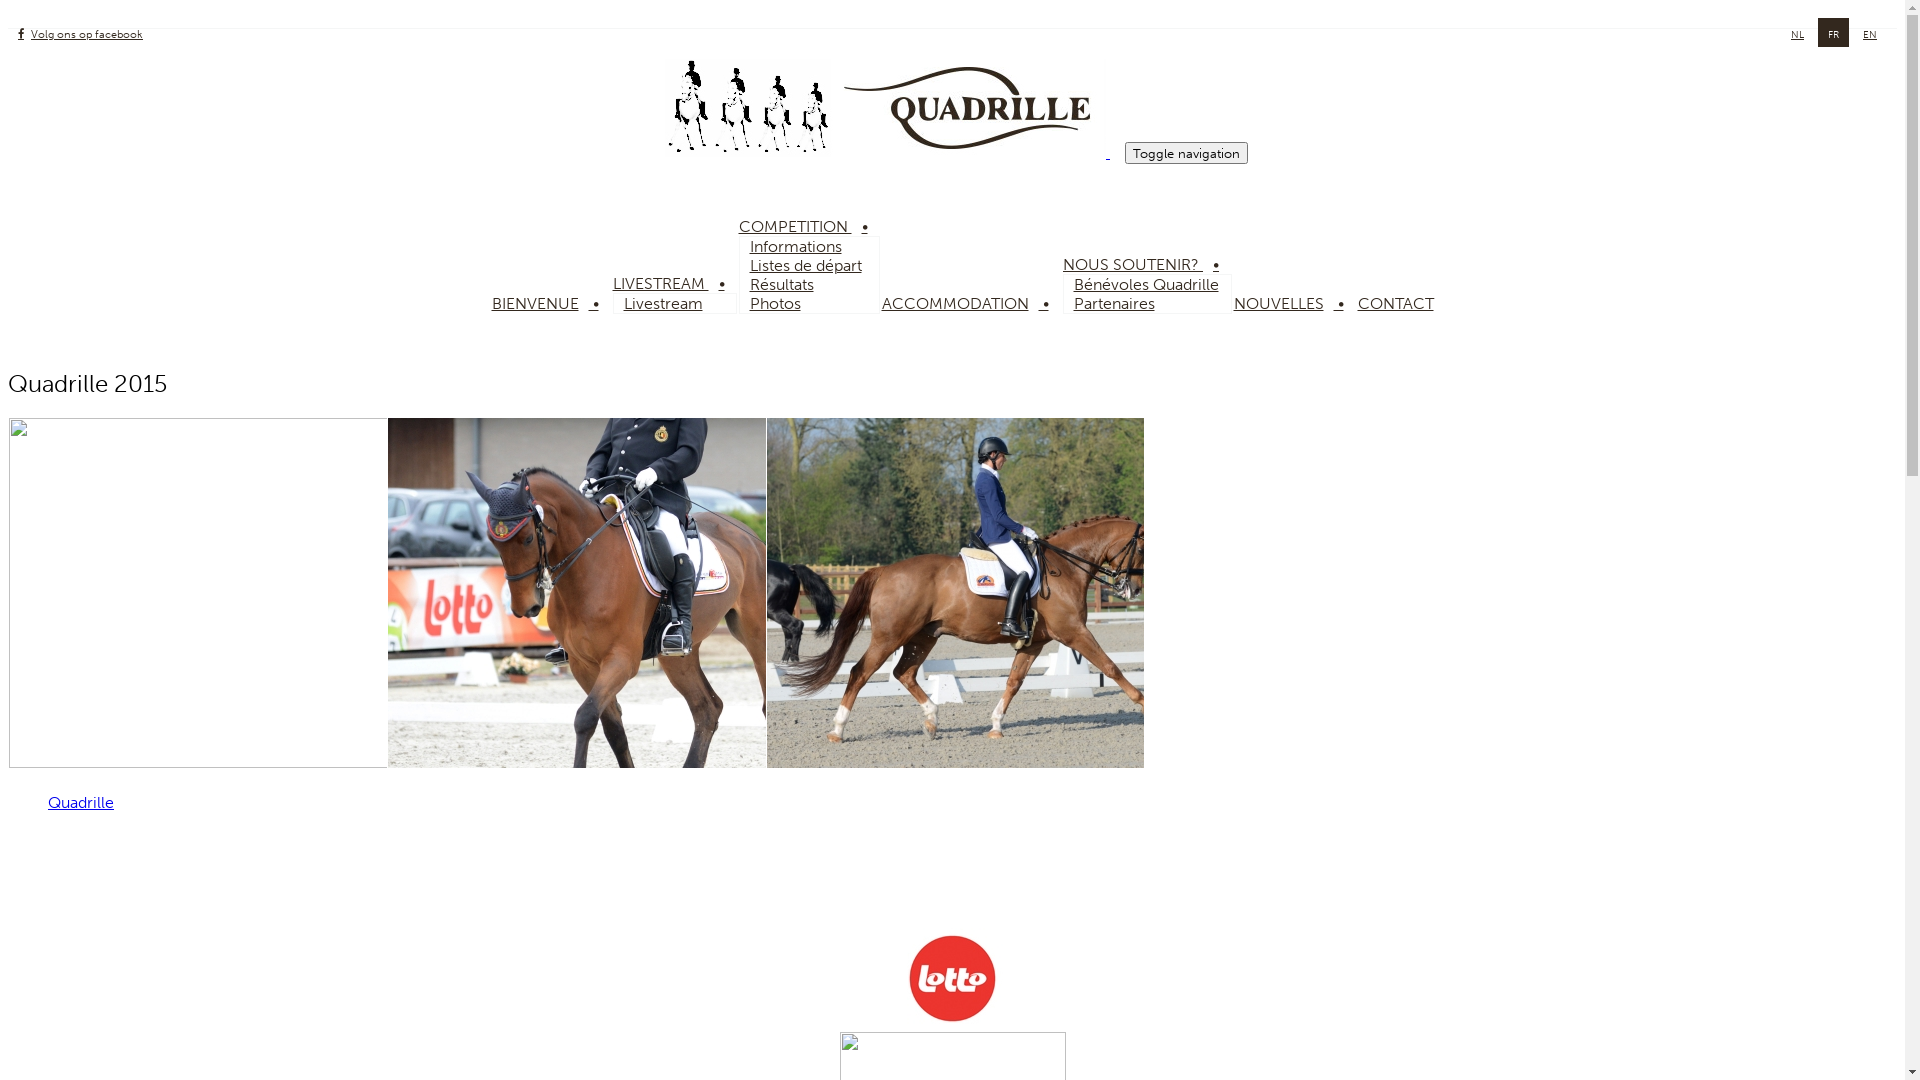 The image size is (1920, 1080). I want to click on 'FR', so click(1833, 34).